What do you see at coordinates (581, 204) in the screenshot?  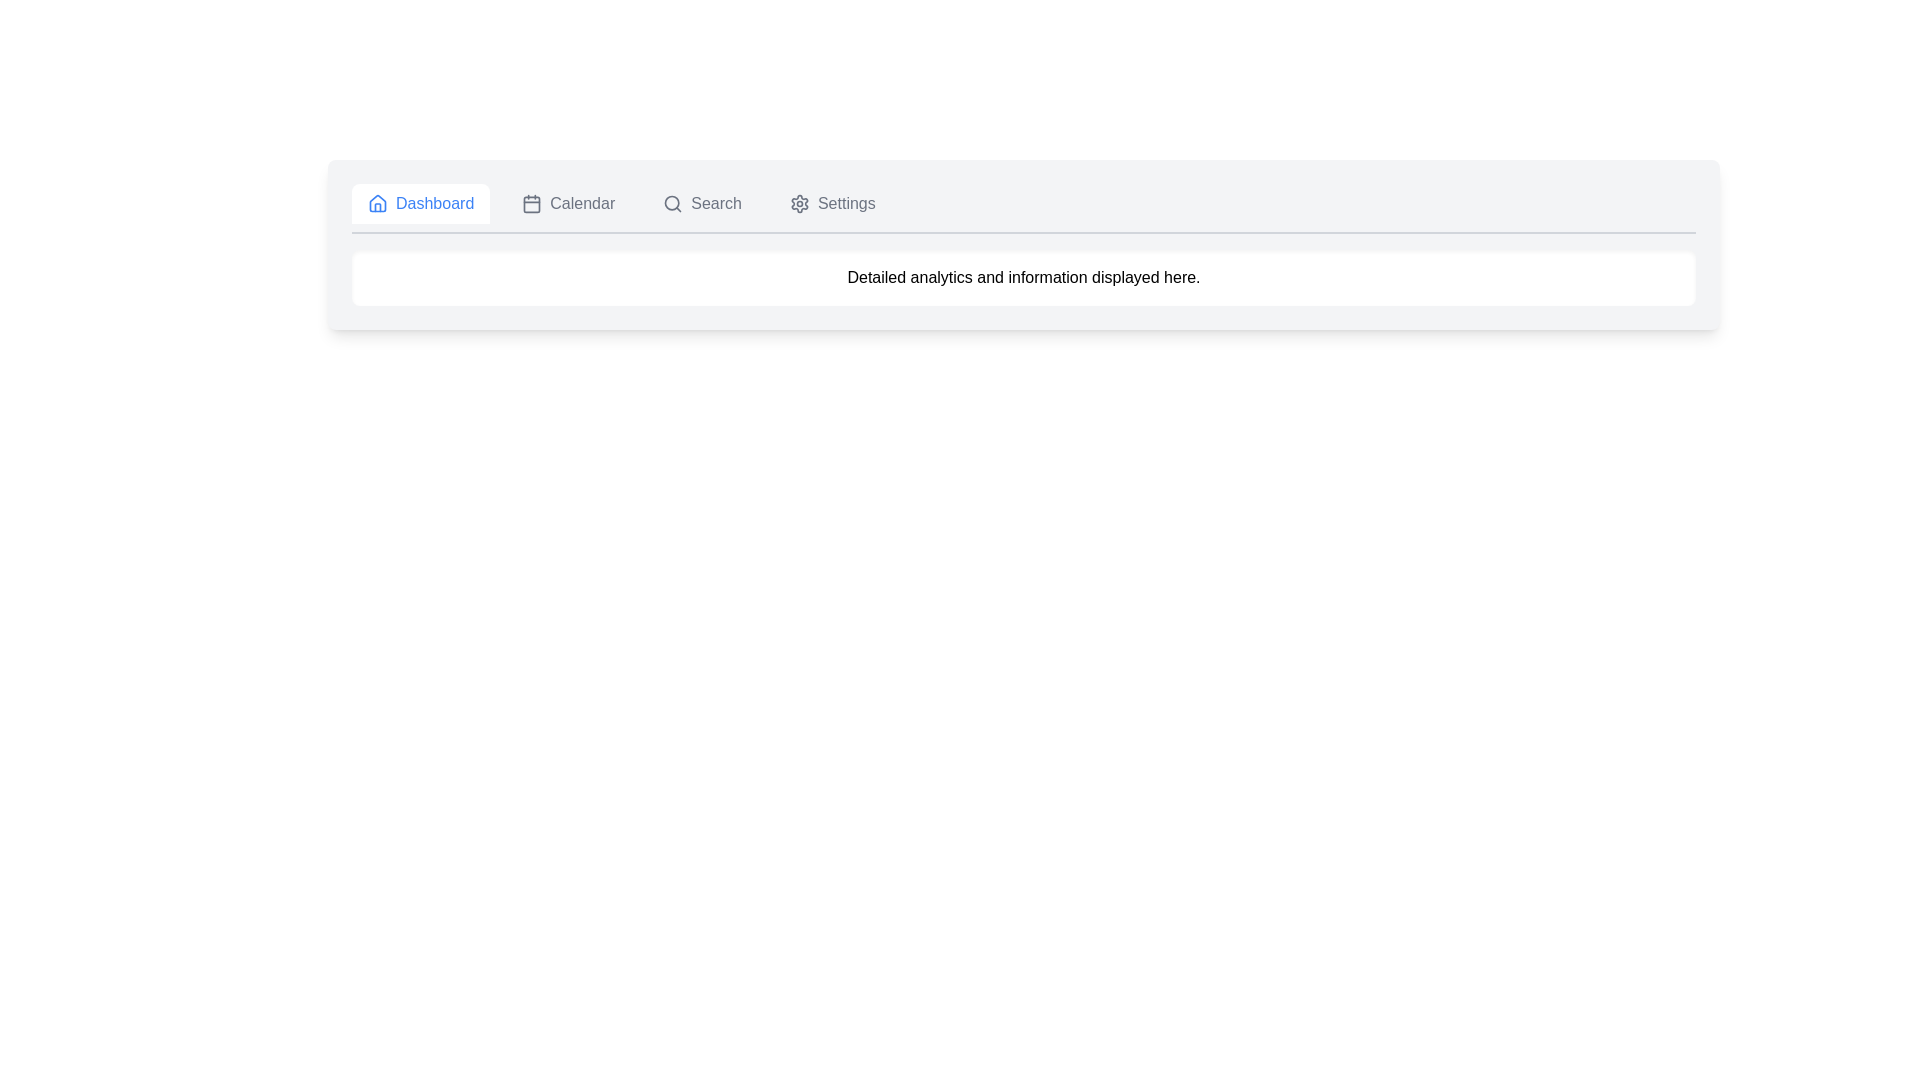 I see `the 'Calendar' text label in the top navigation bar, located to the right of the calendar icon and following the 'Dashboard' label` at bounding box center [581, 204].